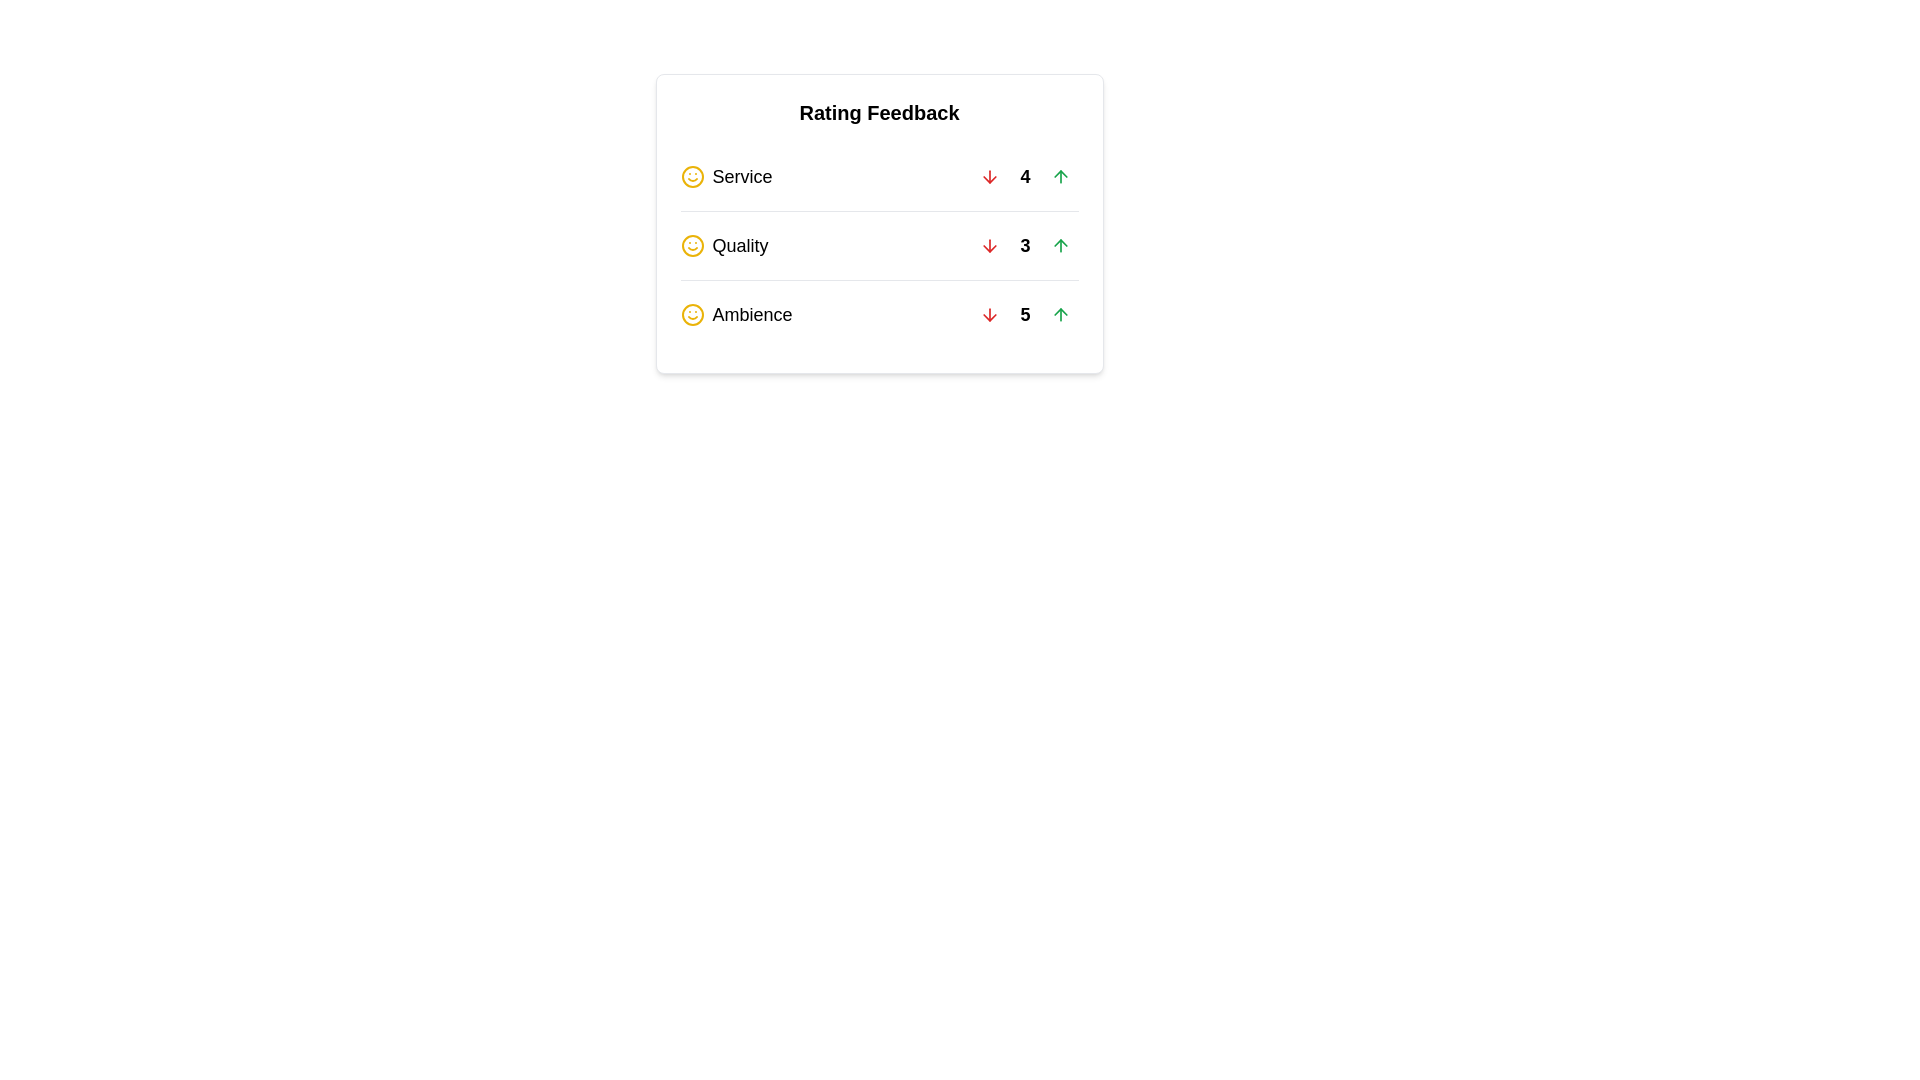  What do you see at coordinates (1025, 315) in the screenshot?
I see `the numerical rating score of 5 located in the last row of the 'Rating Feedback' section, positioned between a red down arrow and a green up arrow` at bounding box center [1025, 315].